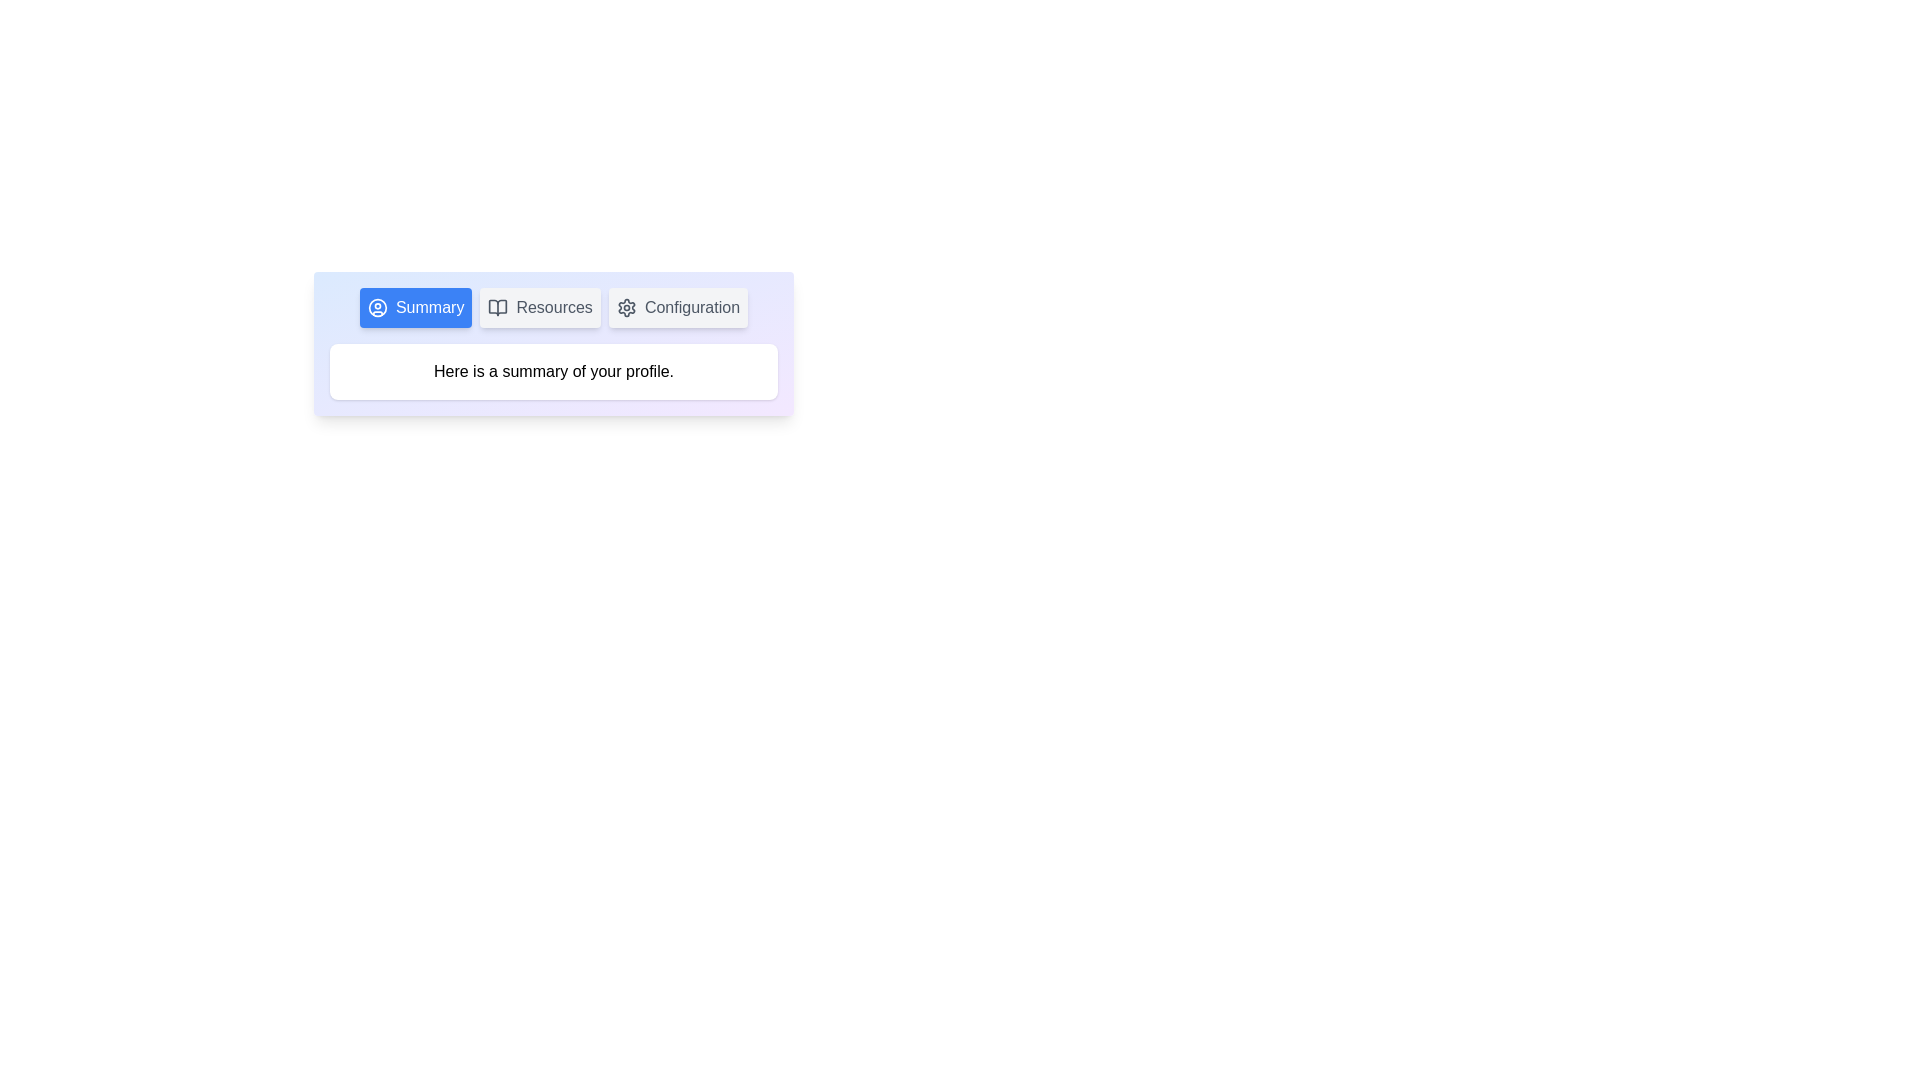  Describe the element at coordinates (677, 308) in the screenshot. I see `the Configuration tab by clicking on its button` at that location.